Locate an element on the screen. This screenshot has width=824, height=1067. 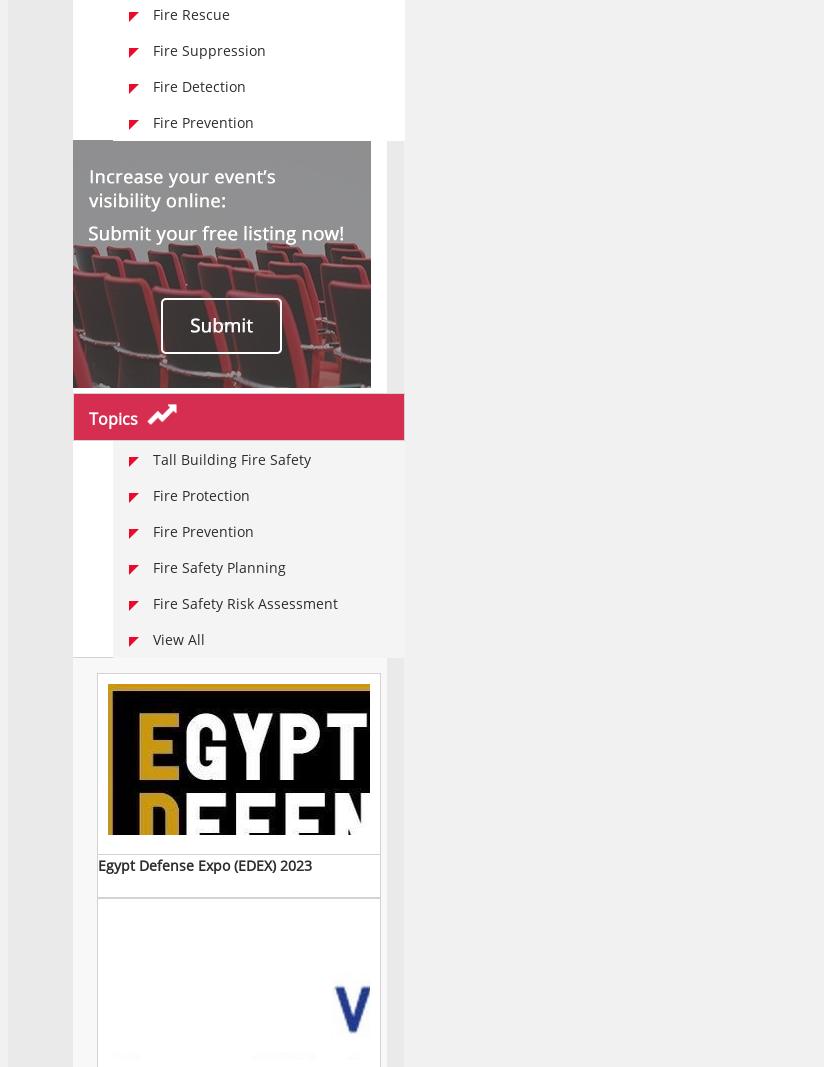
'Fire Suppression' is located at coordinates (152, 49).